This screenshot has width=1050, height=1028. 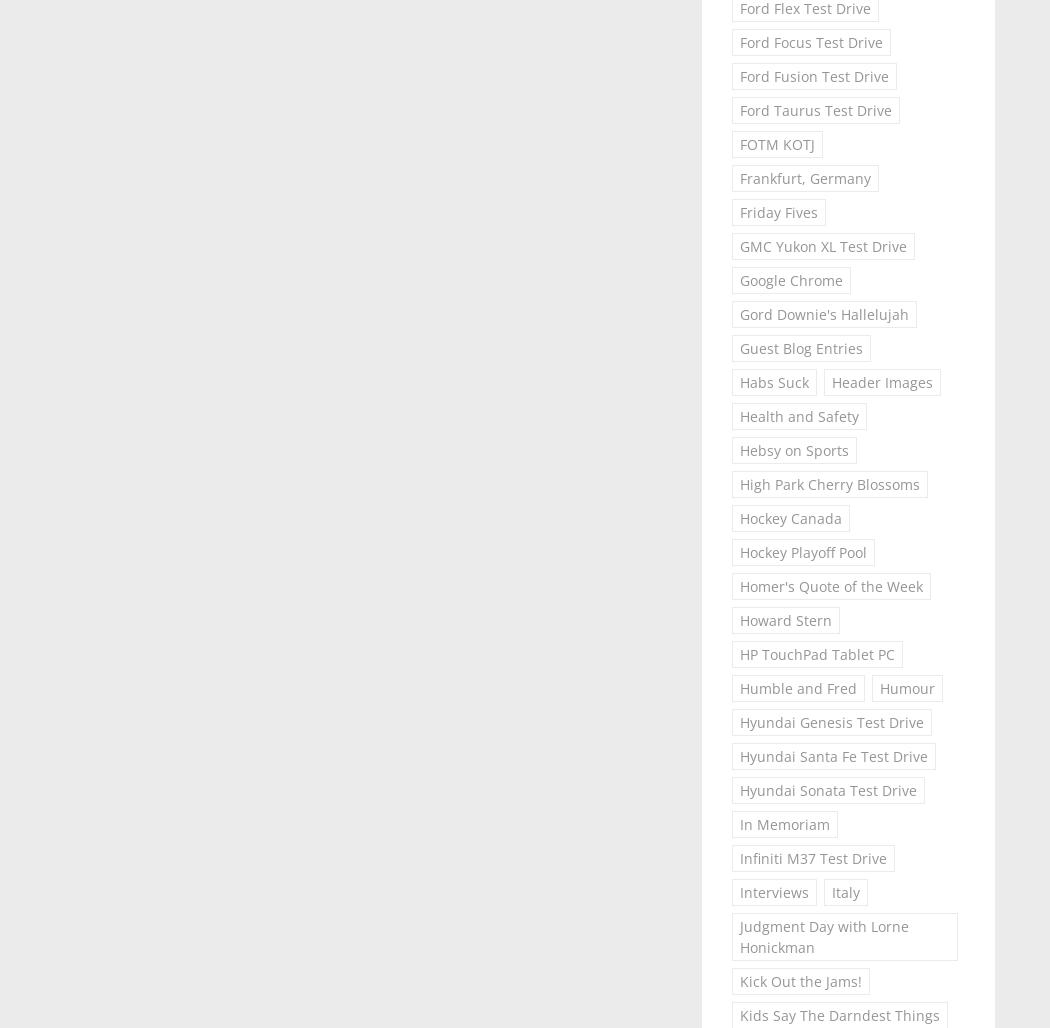 What do you see at coordinates (792, 450) in the screenshot?
I see `'Hebsy on Sports'` at bounding box center [792, 450].